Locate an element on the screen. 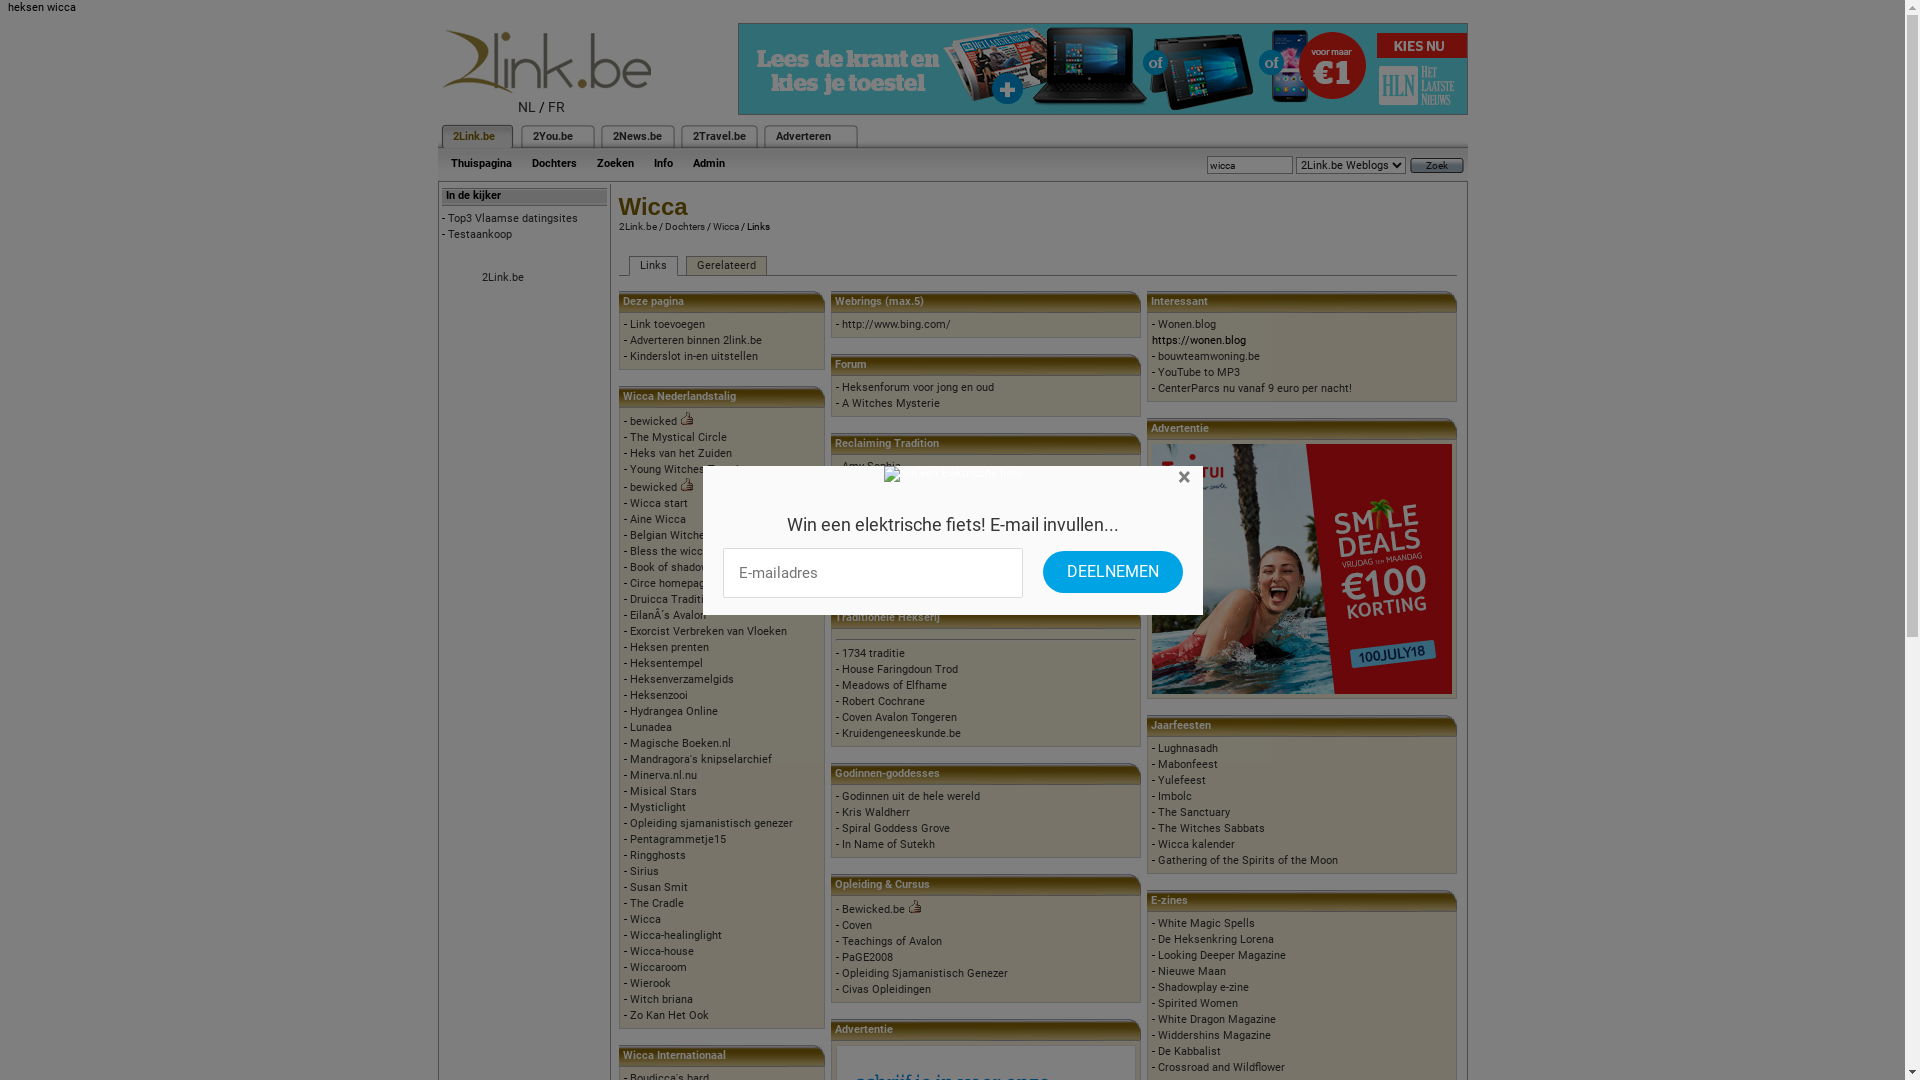 Image resolution: width=1920 pixels, height=1080 pixels. 'Heksenforum voor jong en oud' is located at coordinates (916, 387).